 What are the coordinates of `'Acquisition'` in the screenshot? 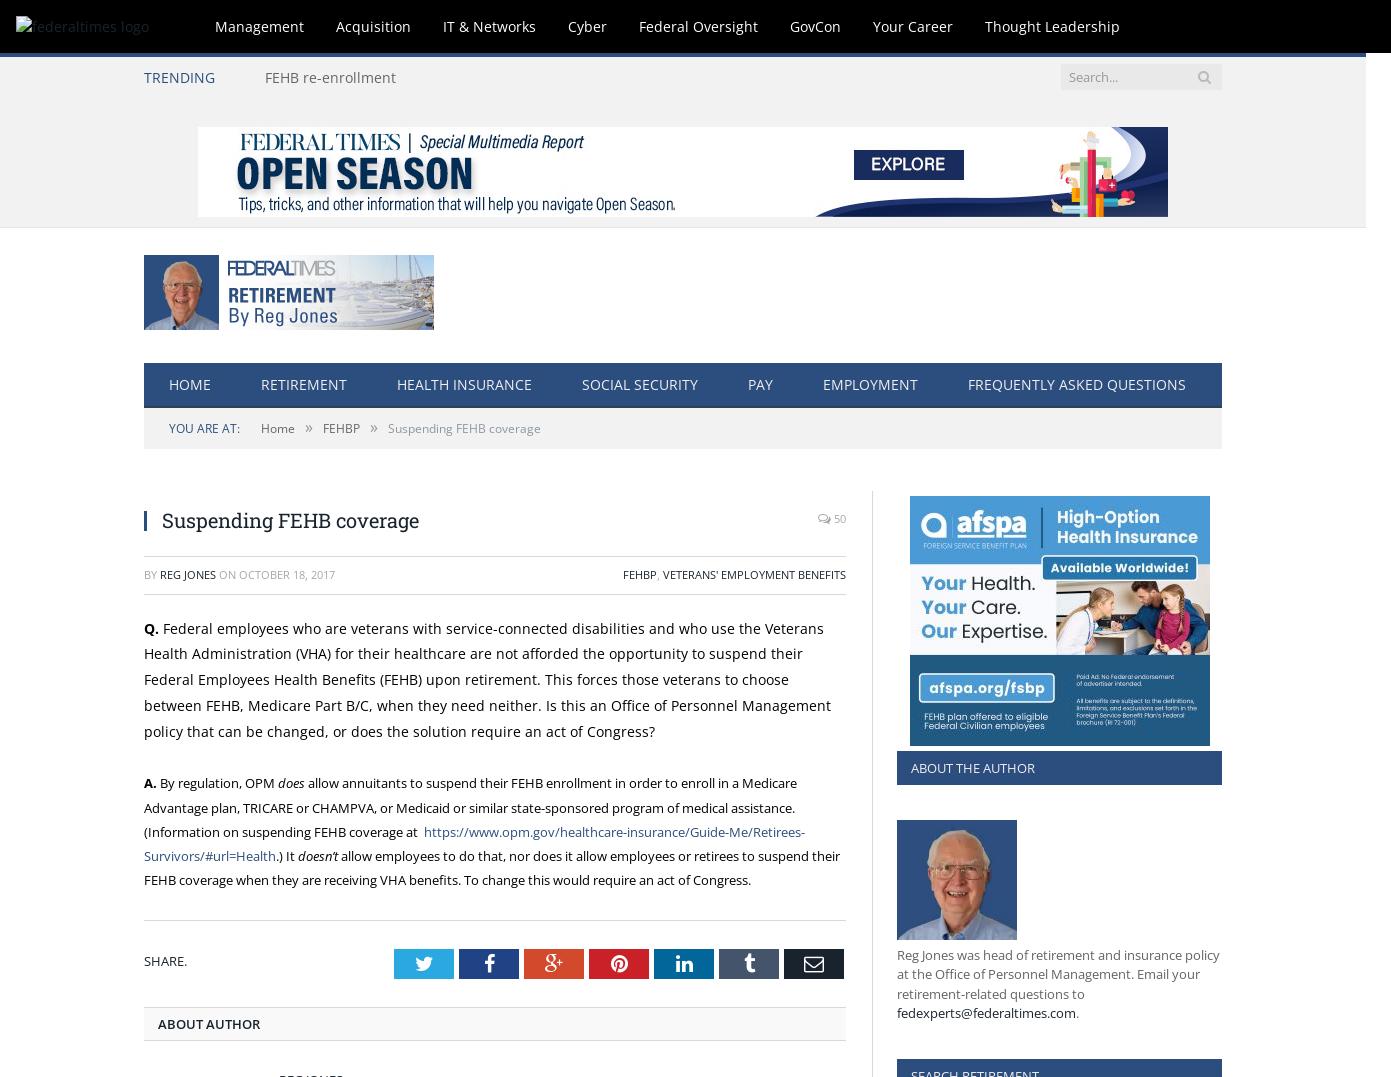 It's located at (336, 25).